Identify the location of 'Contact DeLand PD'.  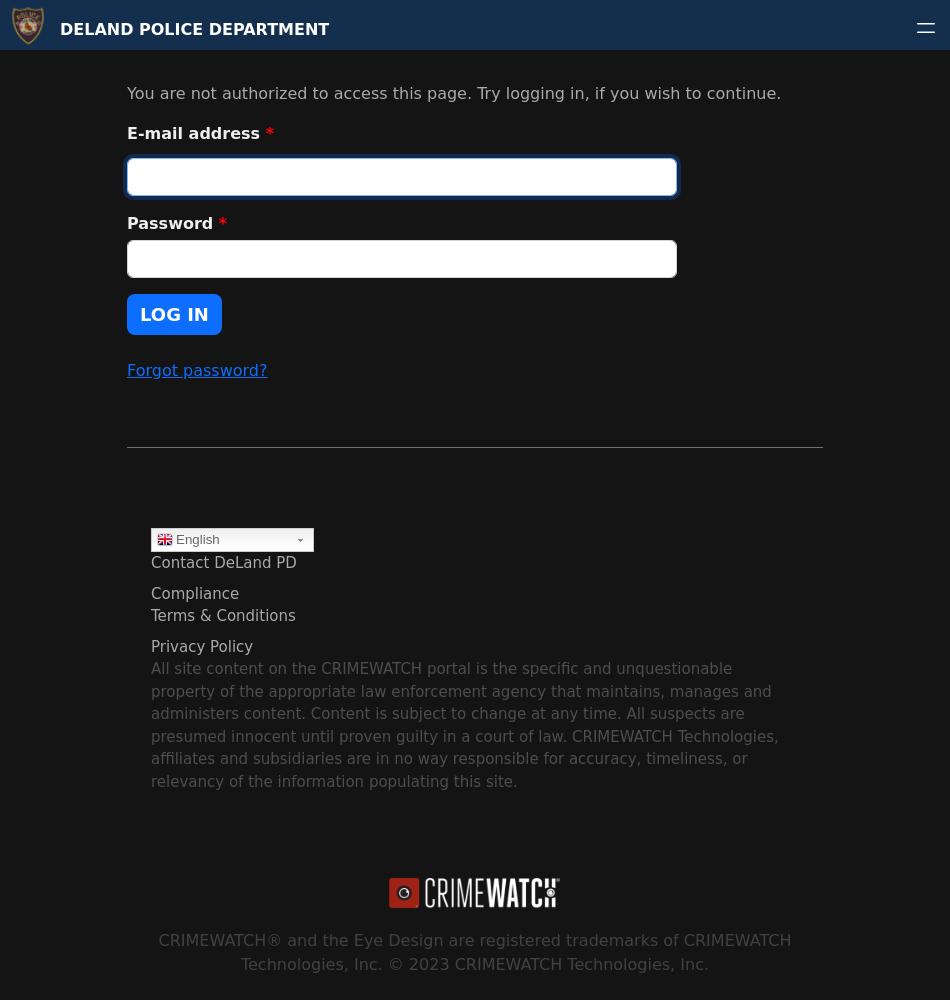
(223, 562).